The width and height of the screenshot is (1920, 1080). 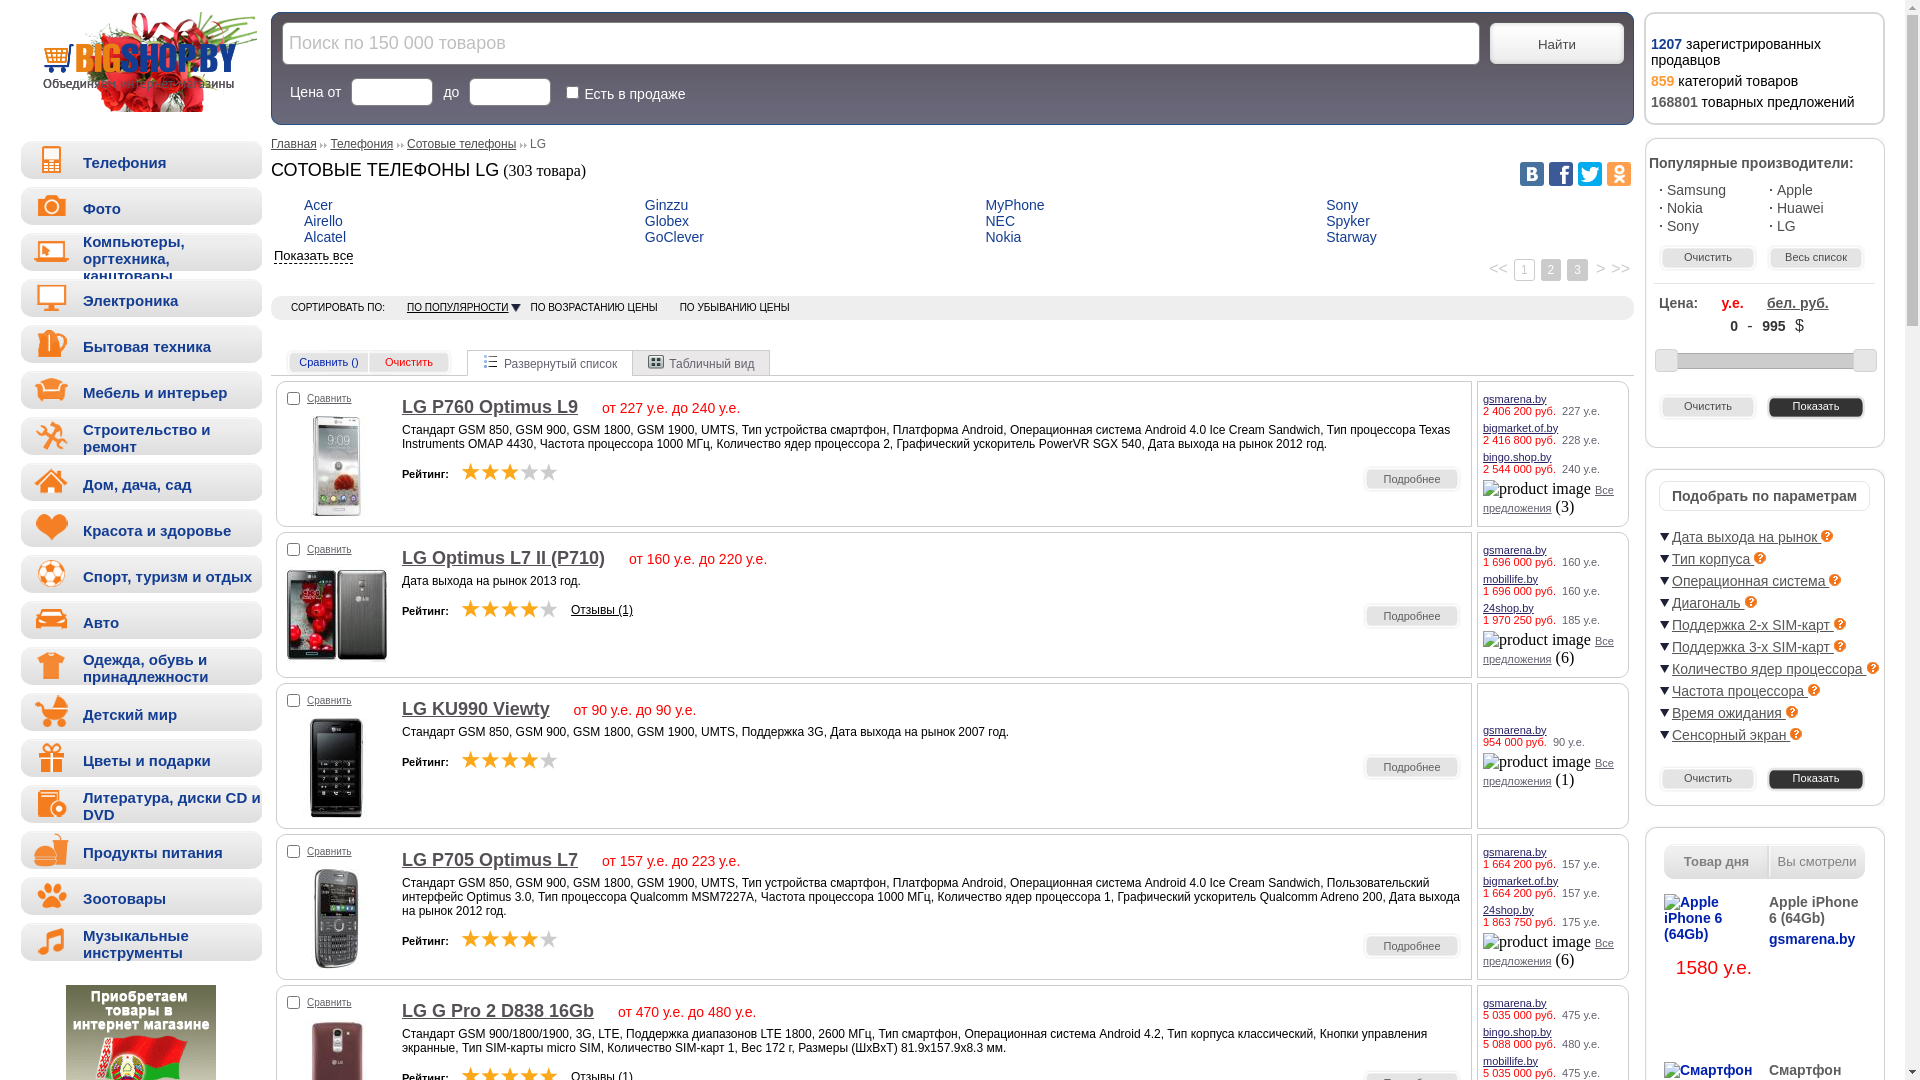 I want to click on 'LG Optimus L7 II (P710)', so click(x=503, y=558).